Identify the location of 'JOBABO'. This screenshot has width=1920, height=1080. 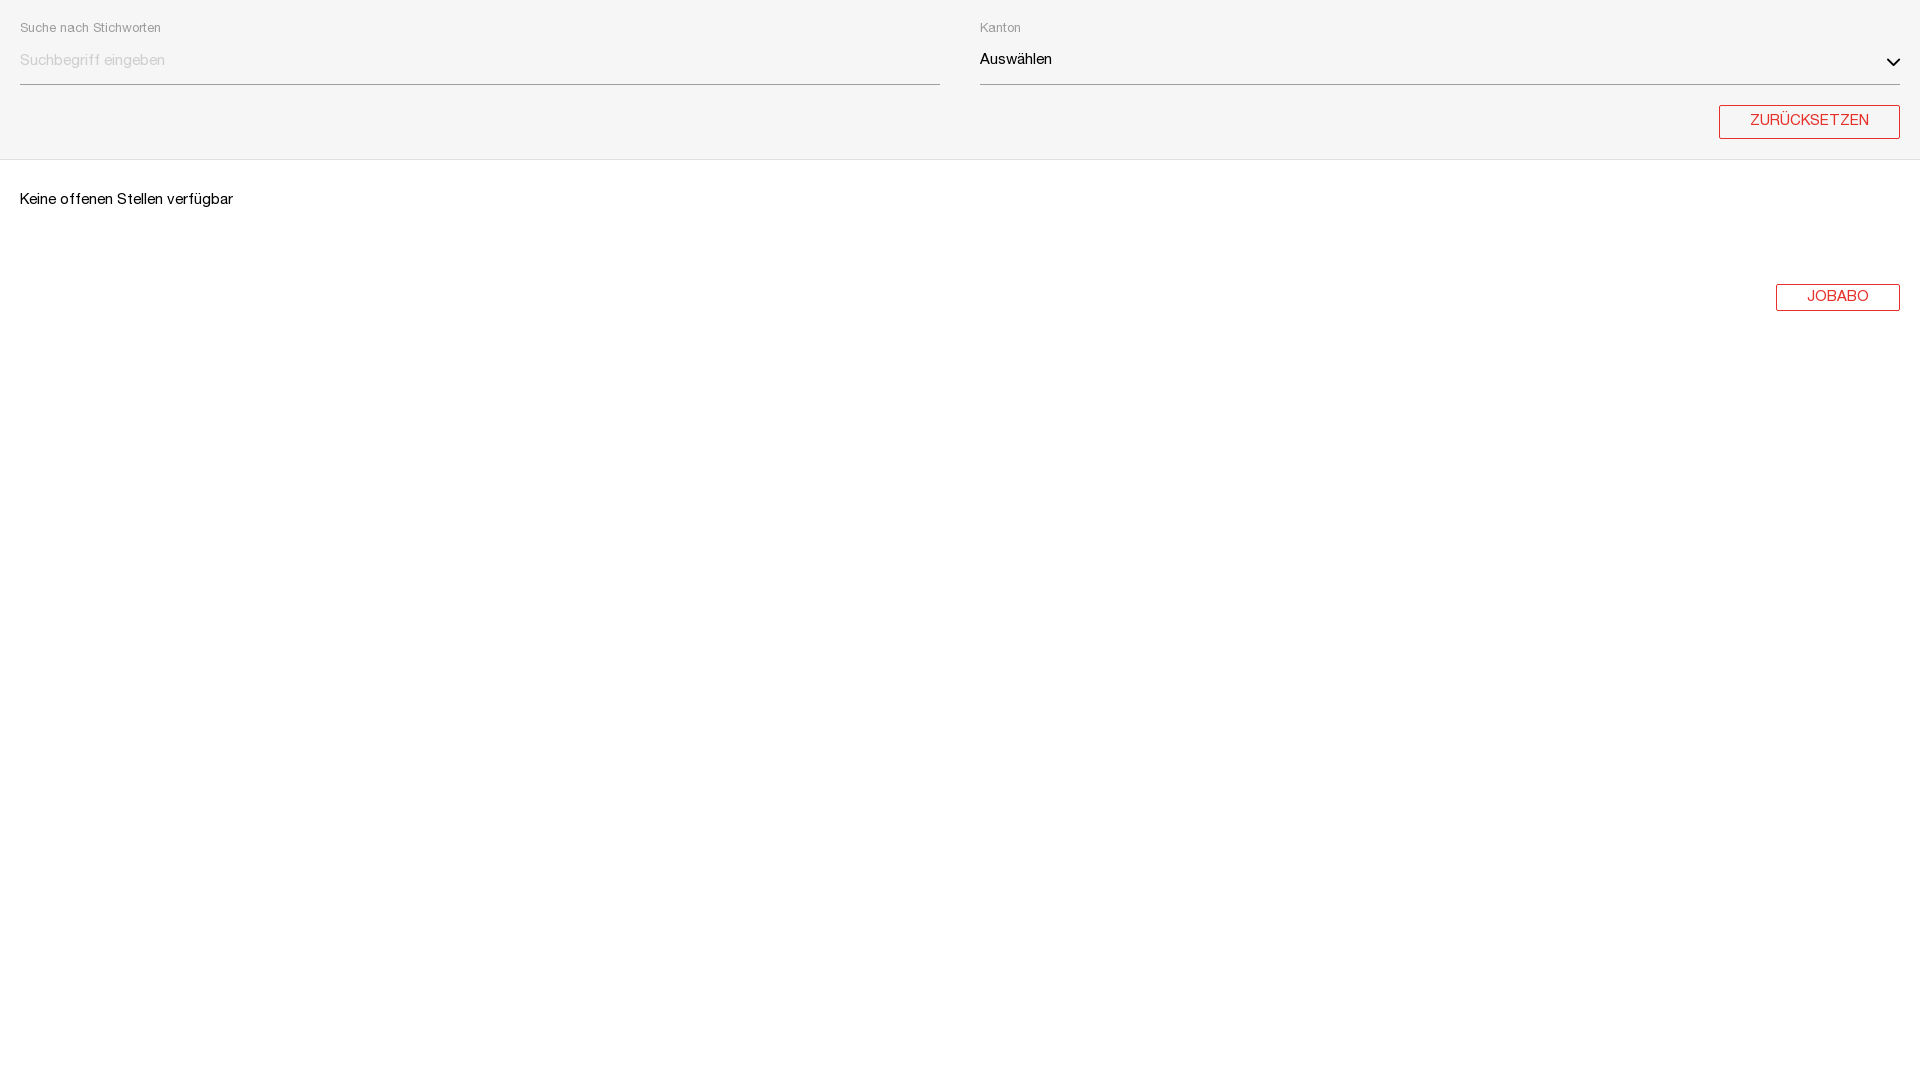
(1838, 297).